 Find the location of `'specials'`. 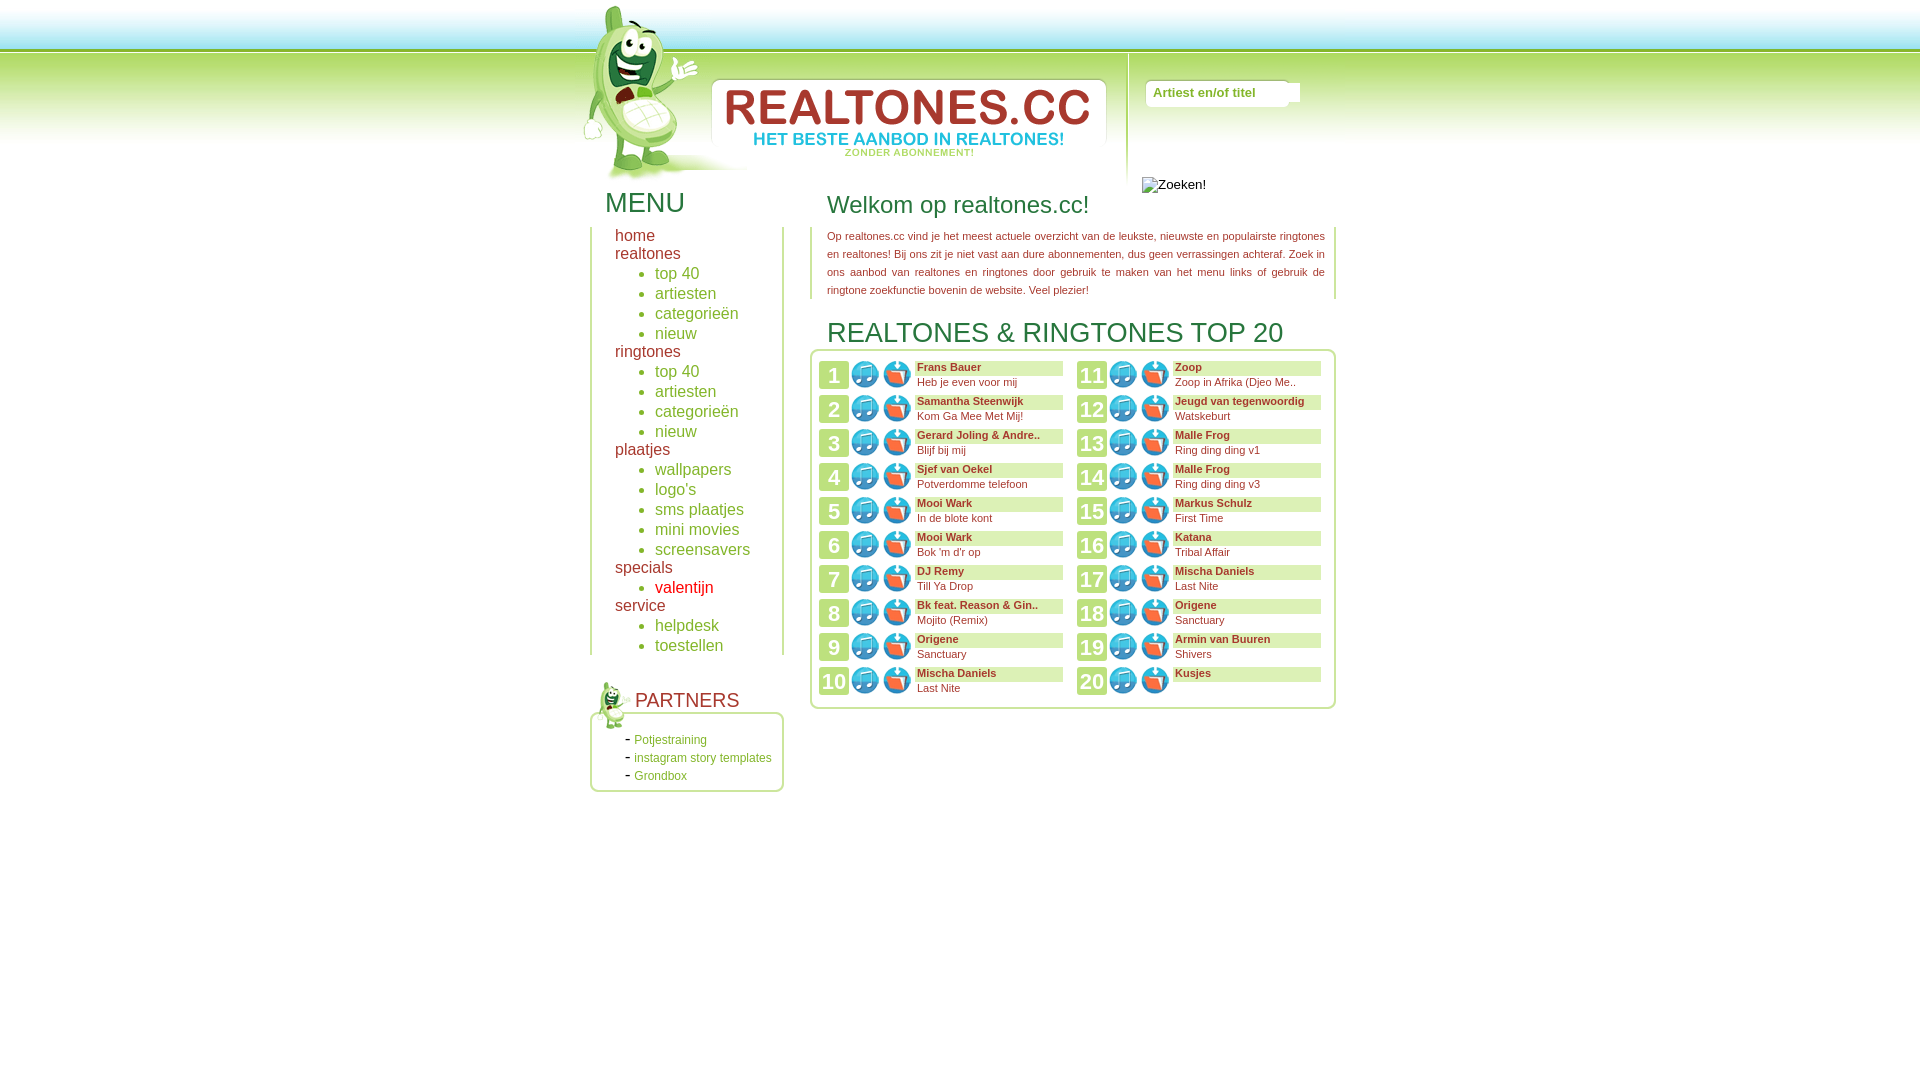

'specials' is located at coordinates (643, 567).